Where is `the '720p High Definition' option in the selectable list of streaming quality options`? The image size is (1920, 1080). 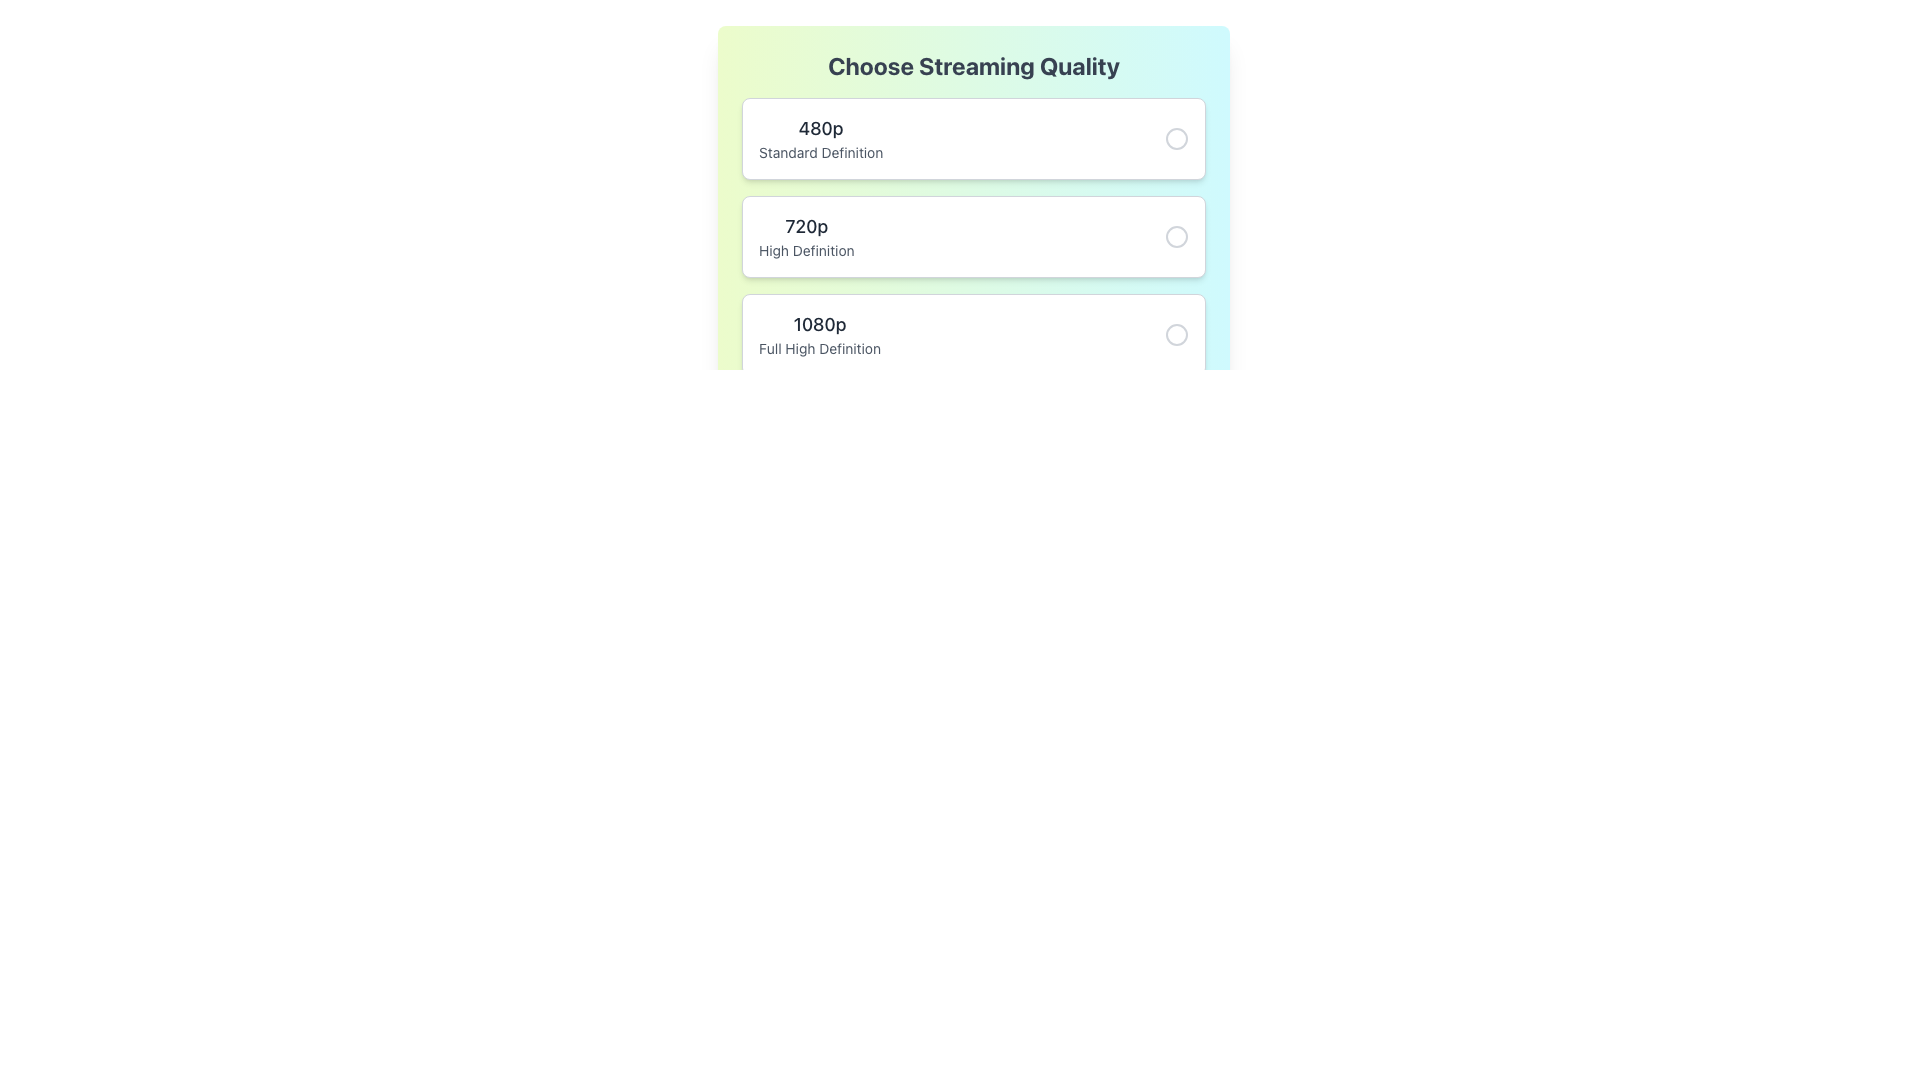 the '720p High Definition' option in the selectable list of streaming quality options is located at coordinates (974, 284).